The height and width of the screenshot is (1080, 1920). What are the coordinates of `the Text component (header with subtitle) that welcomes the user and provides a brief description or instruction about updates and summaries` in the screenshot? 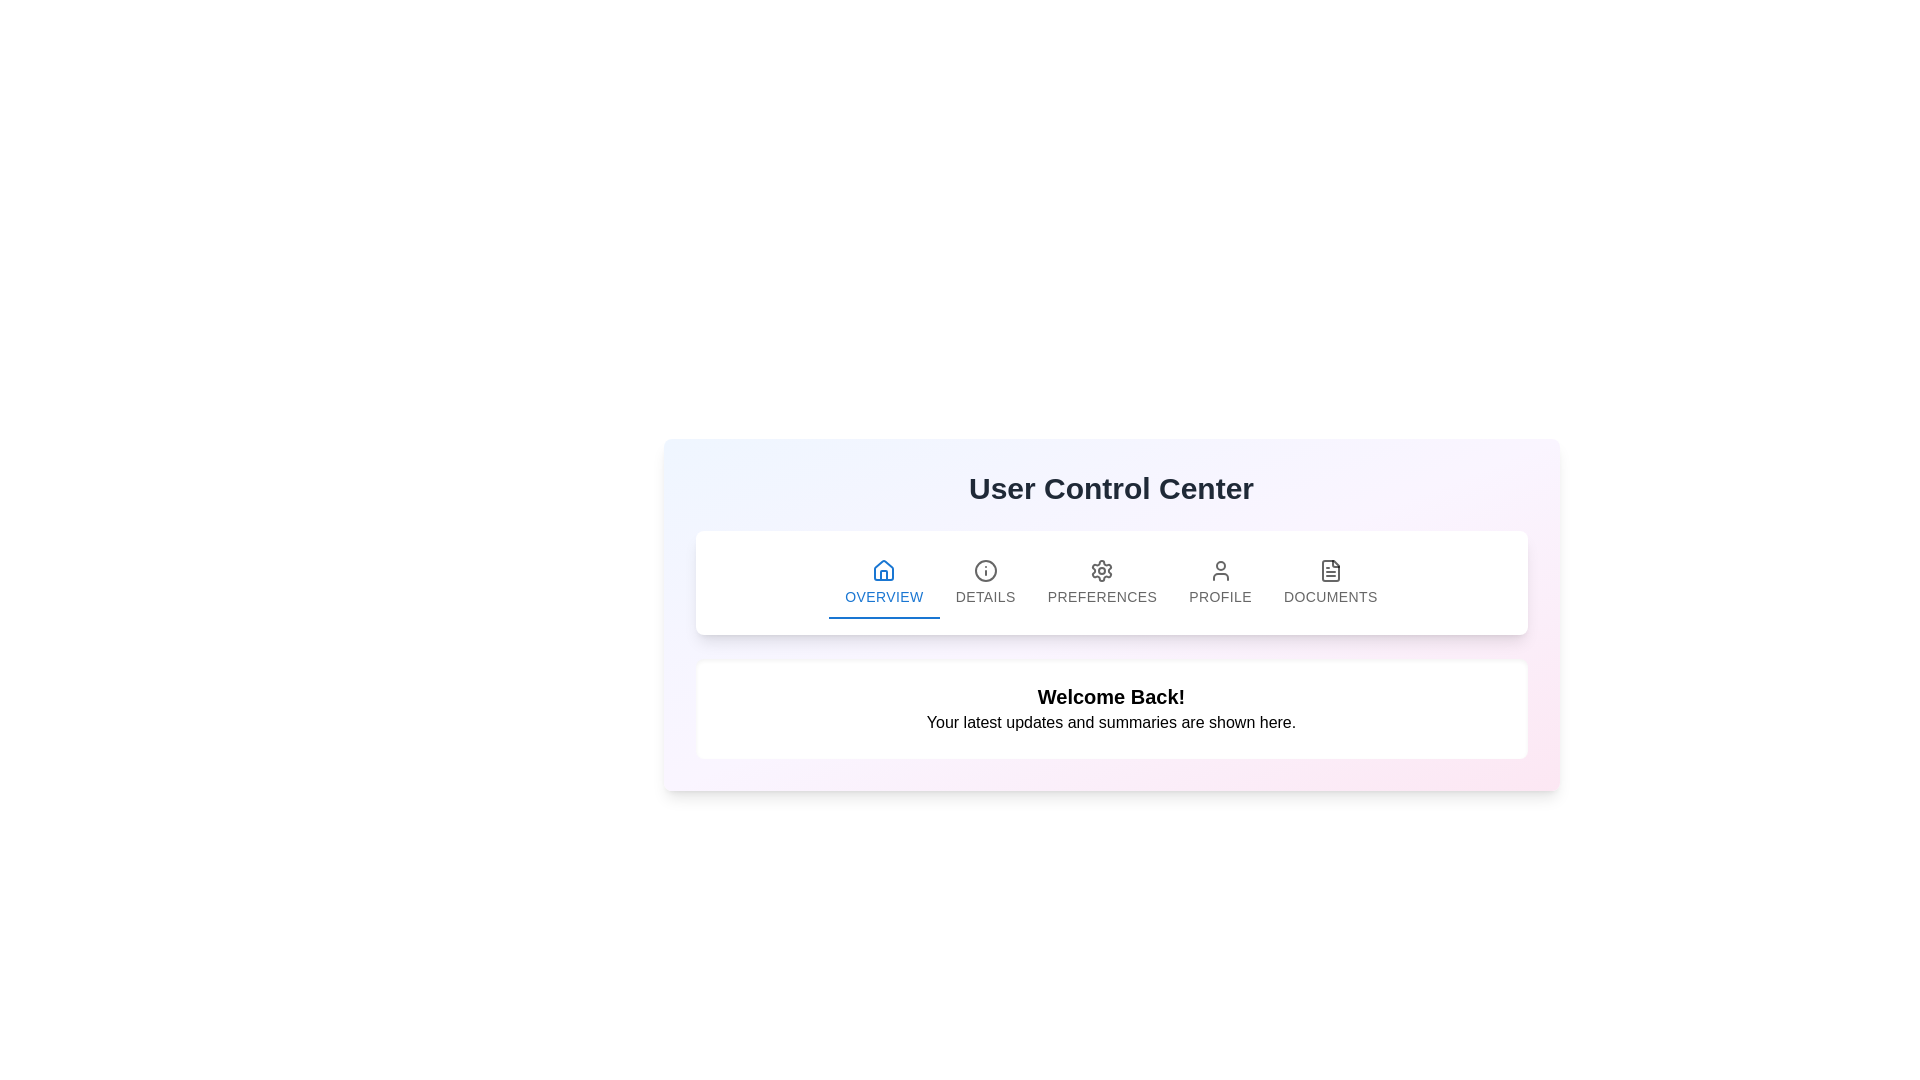 It's located at (1110, 708).